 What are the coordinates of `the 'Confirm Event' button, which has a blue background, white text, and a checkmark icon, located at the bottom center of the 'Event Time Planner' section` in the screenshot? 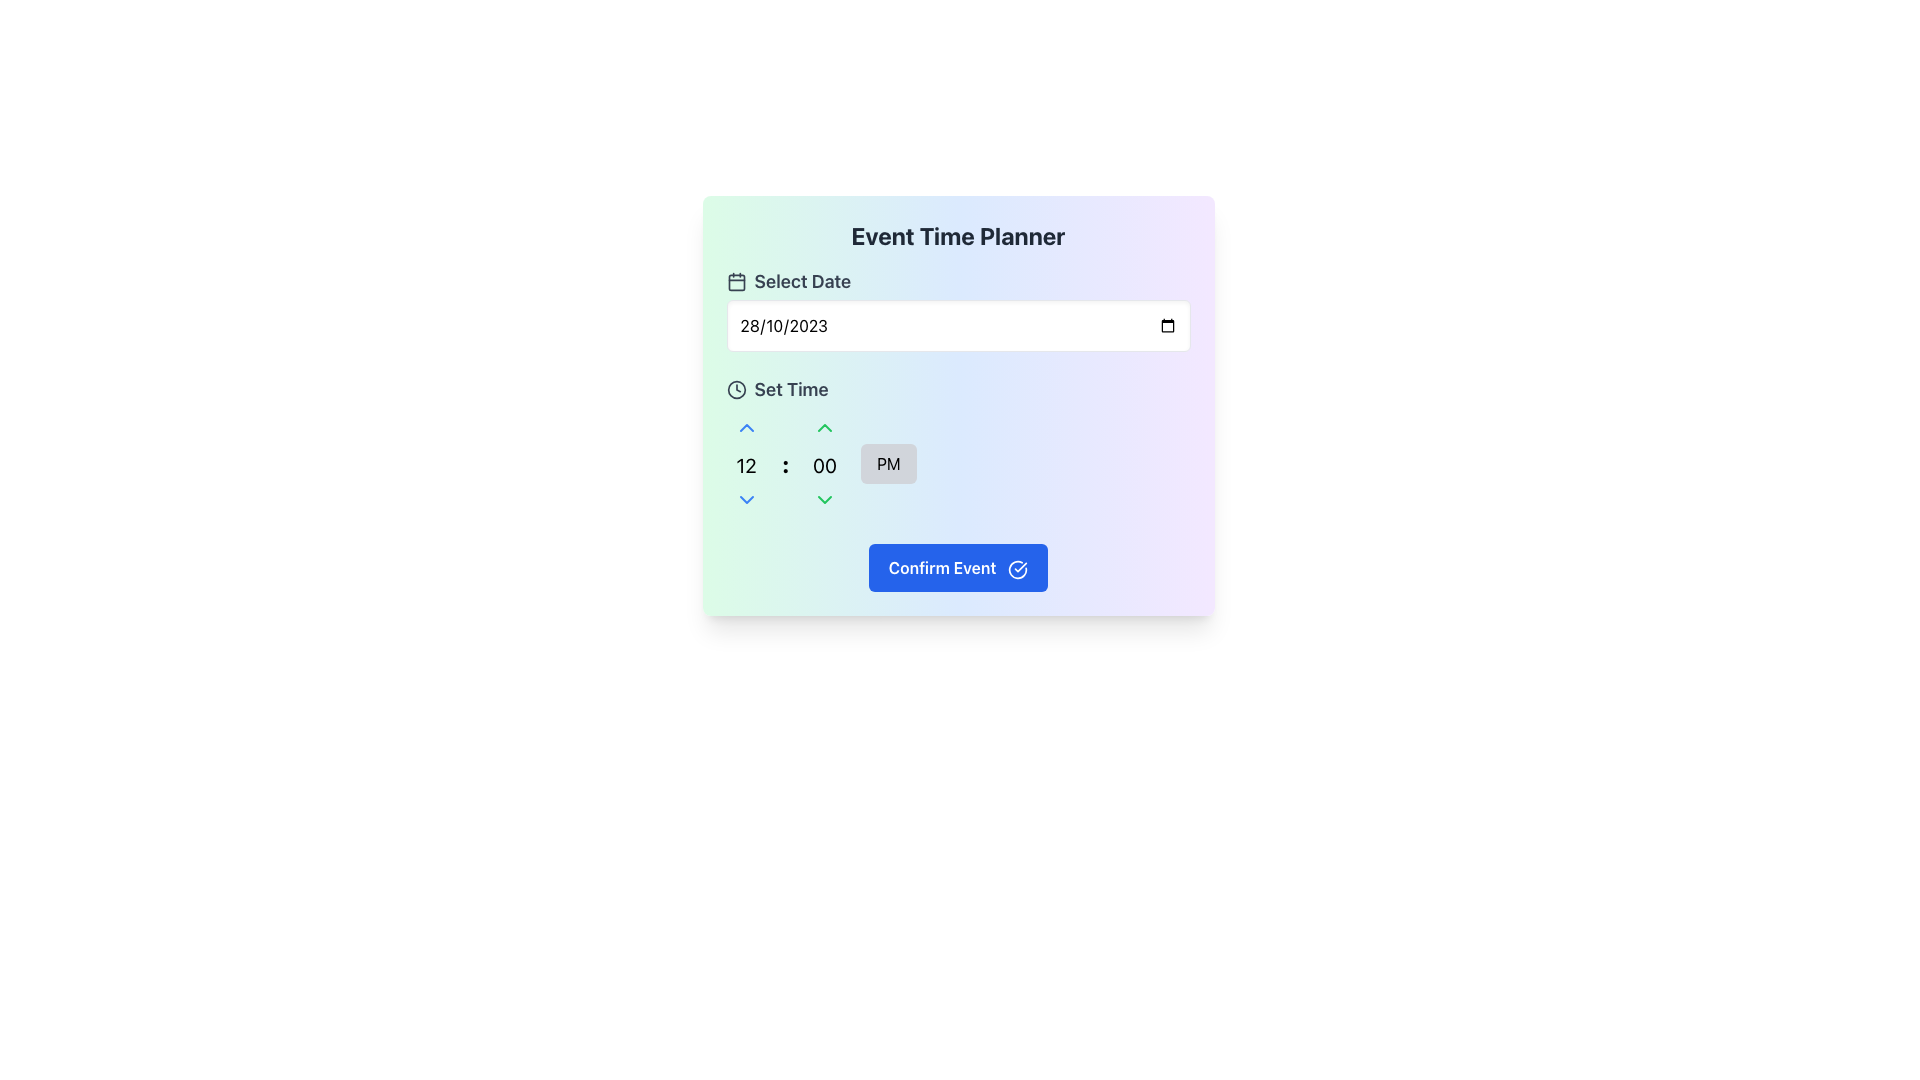 It's located at (957, 567).